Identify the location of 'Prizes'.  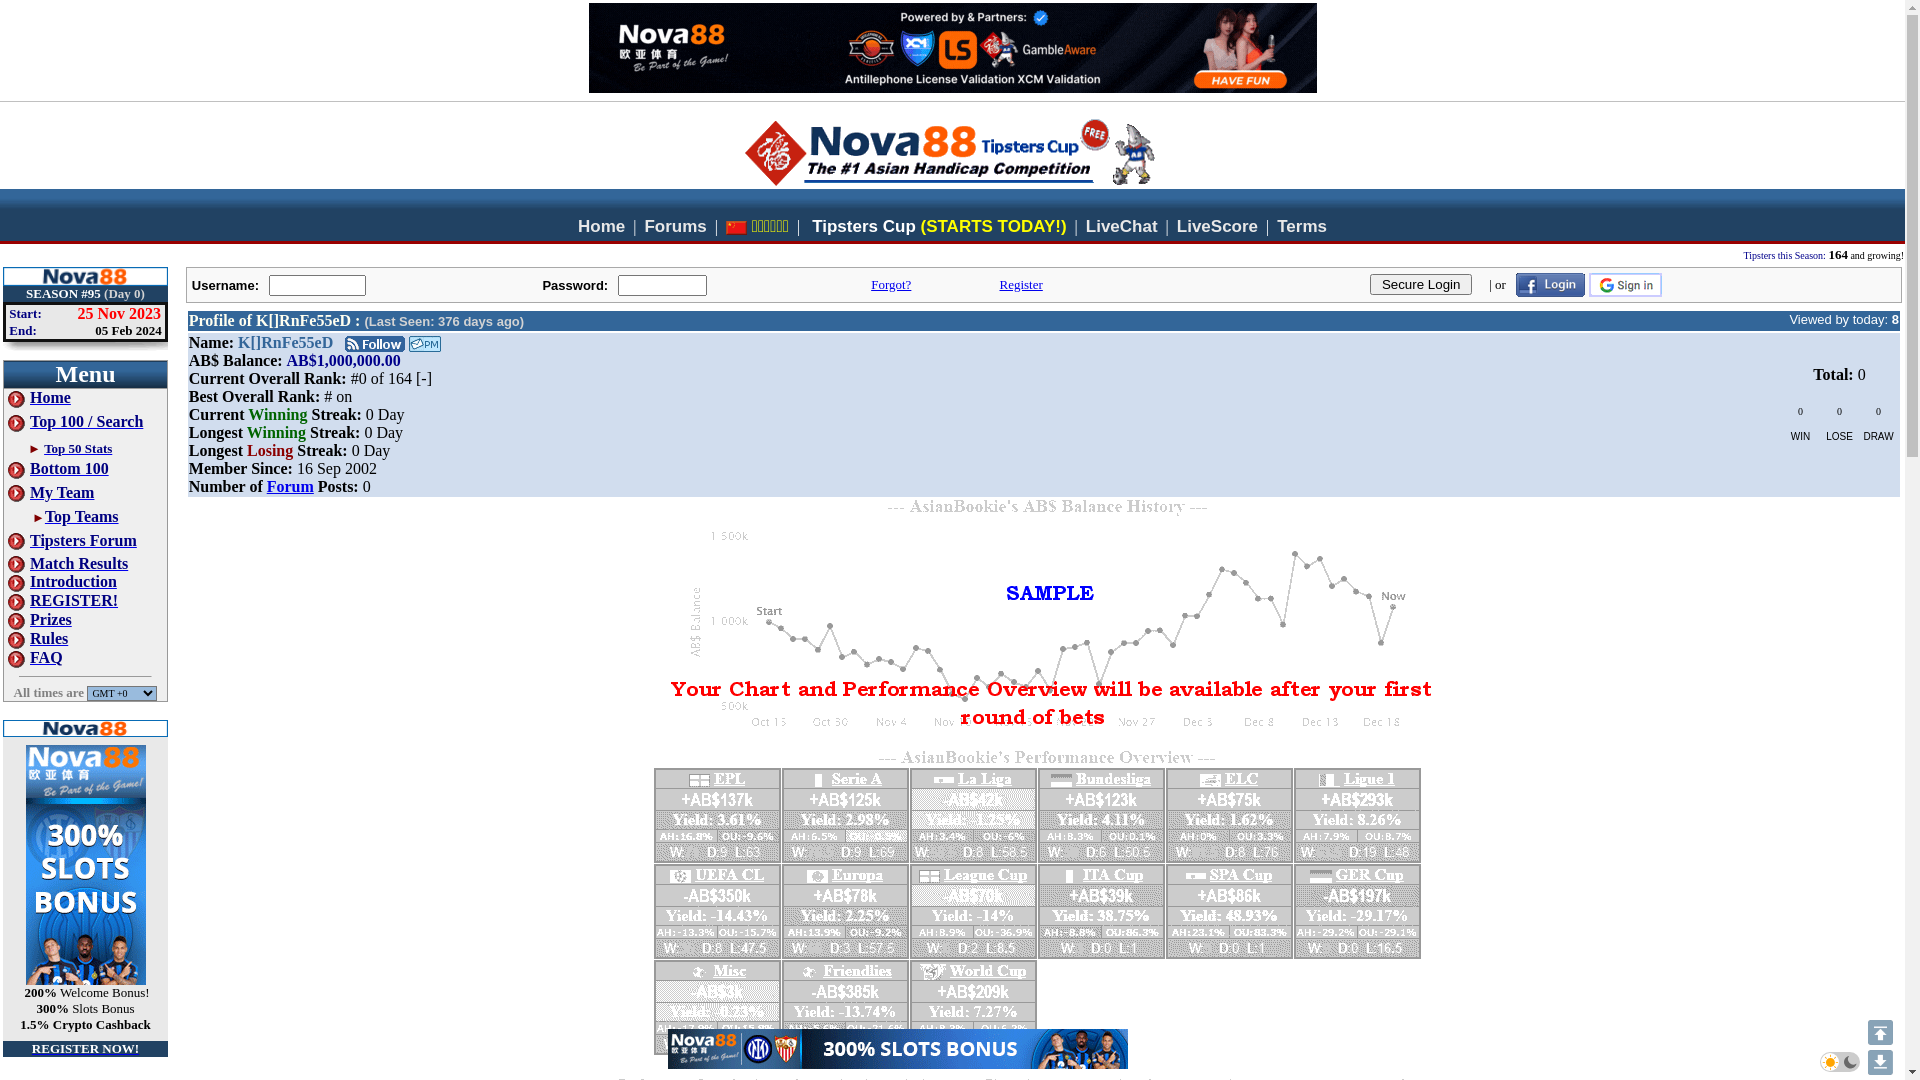
(39, 618).